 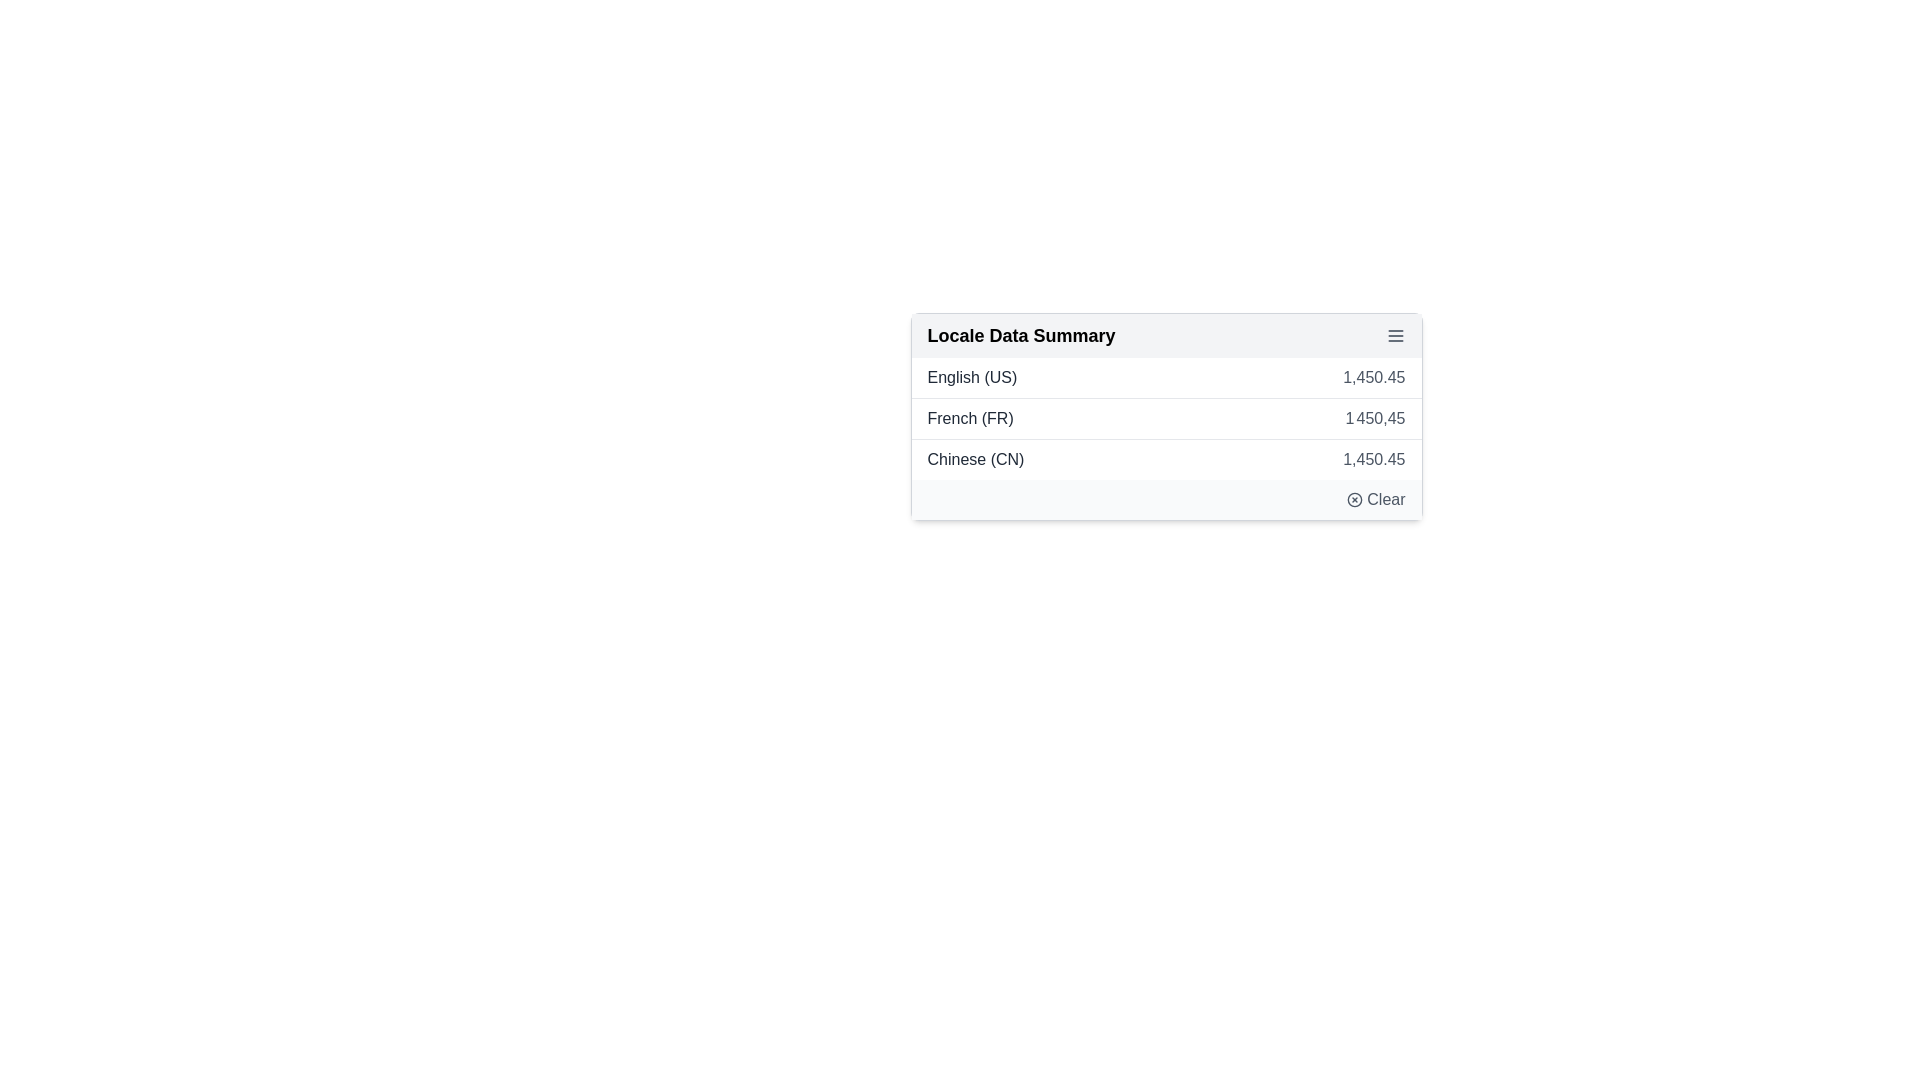 What do you see at coordinates (1355, 499) in the screenshot?
I see `the Icon button located at the bottom-right corner of the 'Locale Data Summary' table` at bounding box center [1355, 499].